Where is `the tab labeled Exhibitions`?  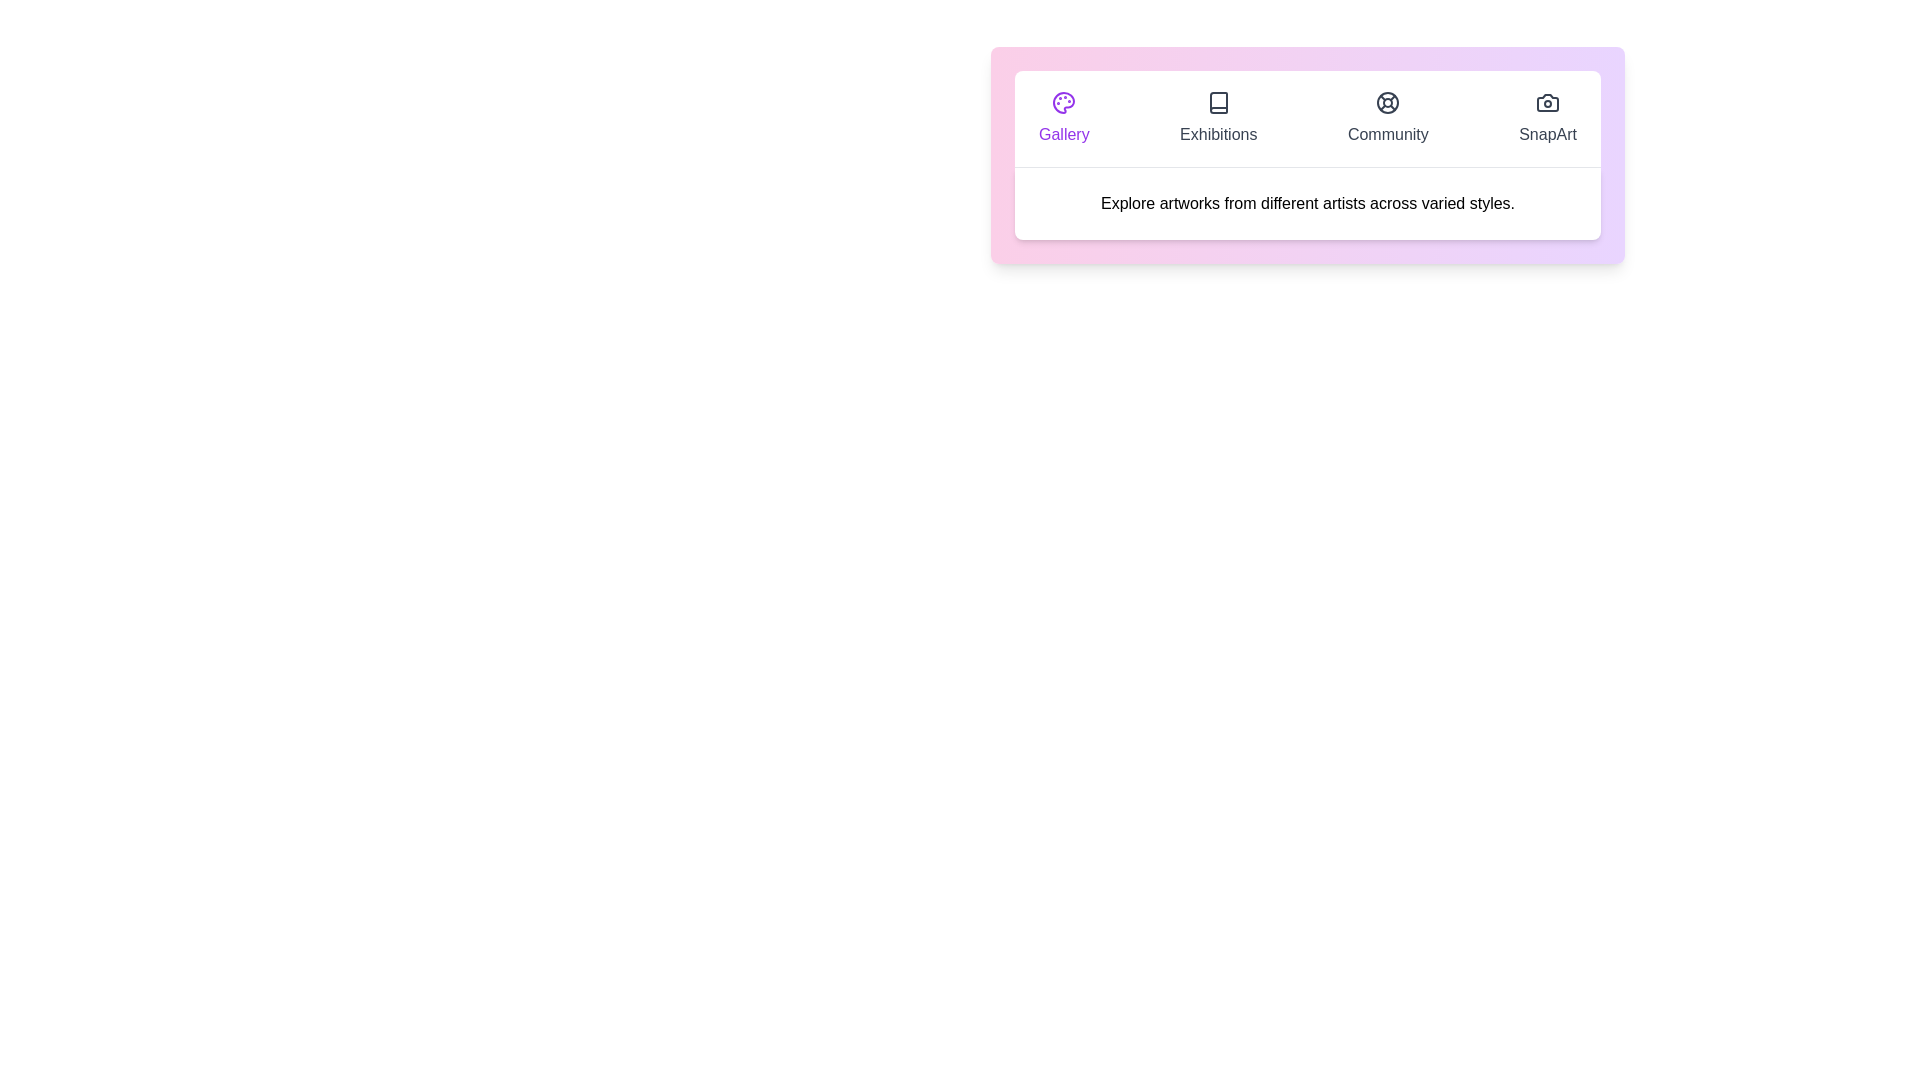
the tab labeled Exhibitions is located at coordinates (1217, 119).